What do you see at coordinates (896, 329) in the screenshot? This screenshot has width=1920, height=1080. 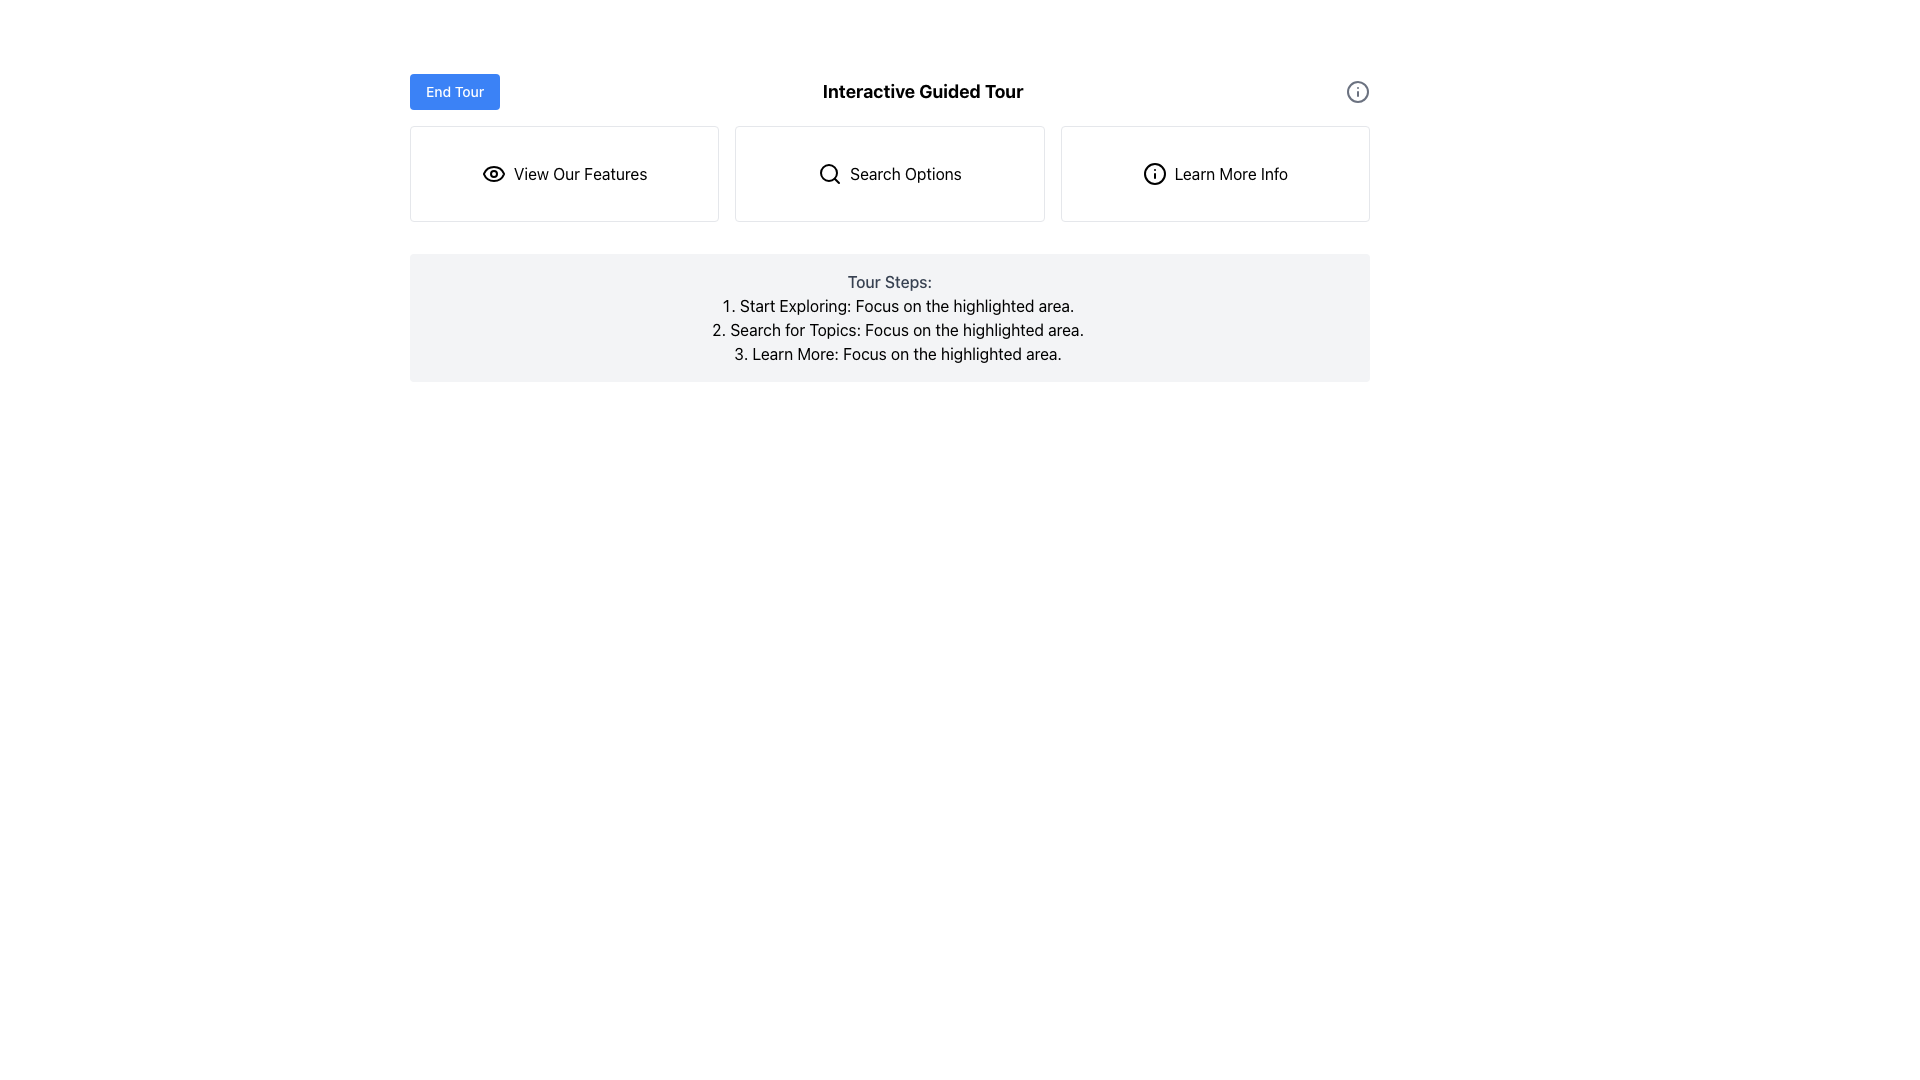 I see `text element displaying '2. Search for Topics: Focus on the highlighted area.' which is the second item in a numbered list centrally located in the interface` at bounding box center [896, 329].